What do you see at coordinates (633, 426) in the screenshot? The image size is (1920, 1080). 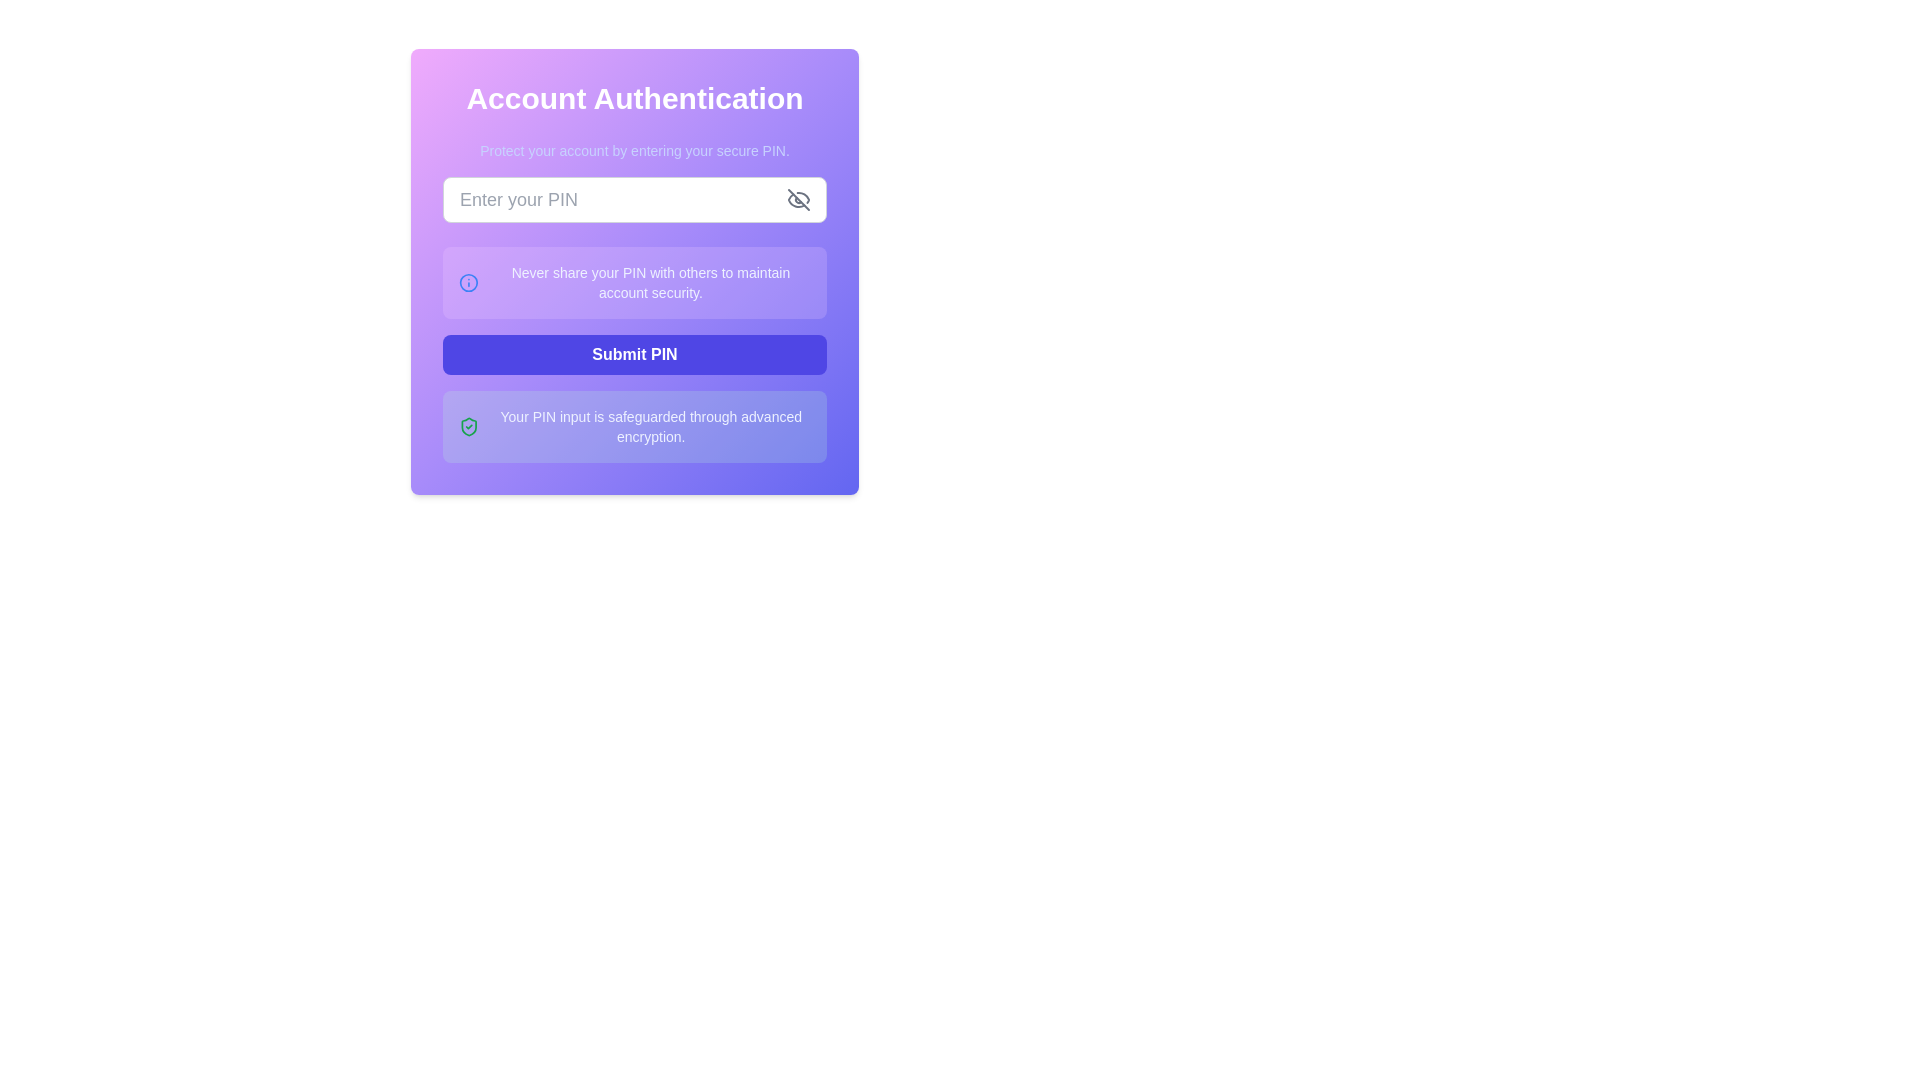 I see `the Informational box that reassures users about the security of their PIN input, located below the gradient blue 'Submit PIN' button` at bounding box center [633, 426].